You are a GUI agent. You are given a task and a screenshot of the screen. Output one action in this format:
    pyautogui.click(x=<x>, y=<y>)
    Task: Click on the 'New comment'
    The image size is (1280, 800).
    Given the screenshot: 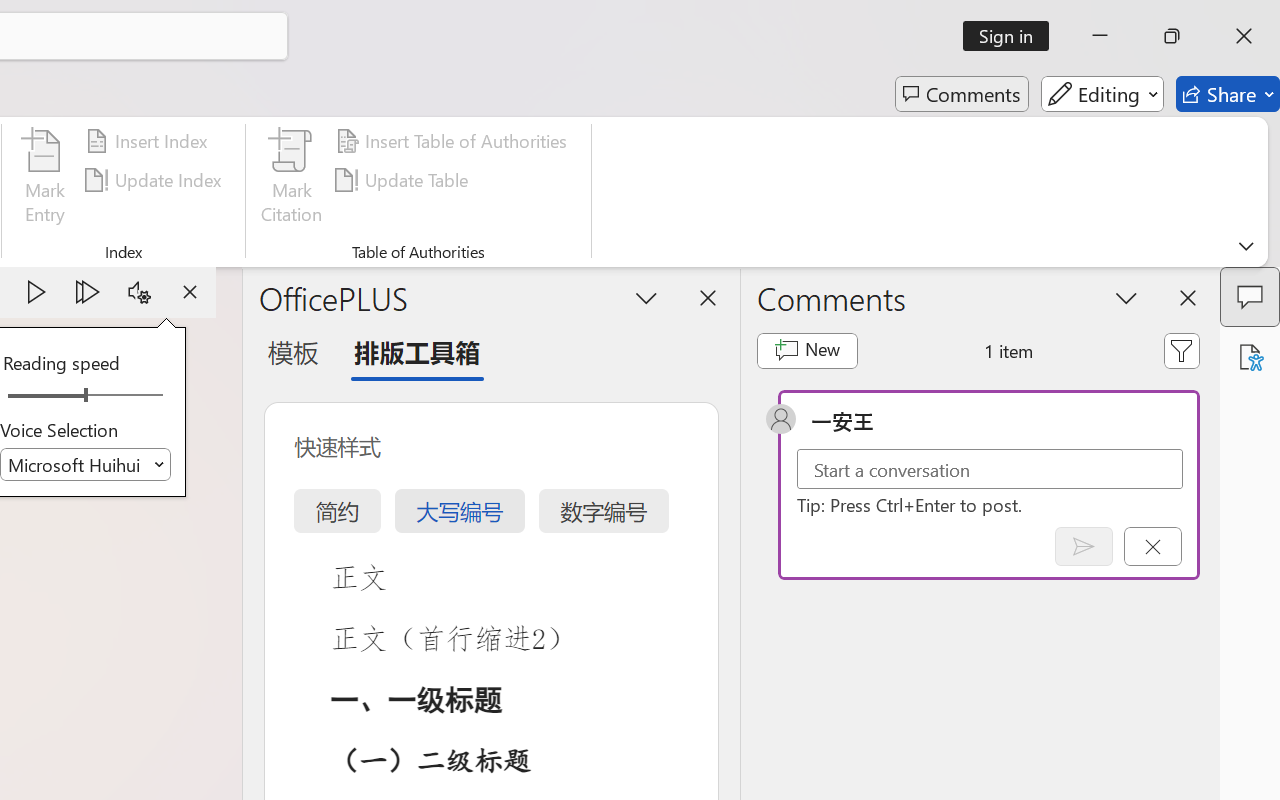 What is the action you would take?
    pyautogui.click(x=807, y=350)
    